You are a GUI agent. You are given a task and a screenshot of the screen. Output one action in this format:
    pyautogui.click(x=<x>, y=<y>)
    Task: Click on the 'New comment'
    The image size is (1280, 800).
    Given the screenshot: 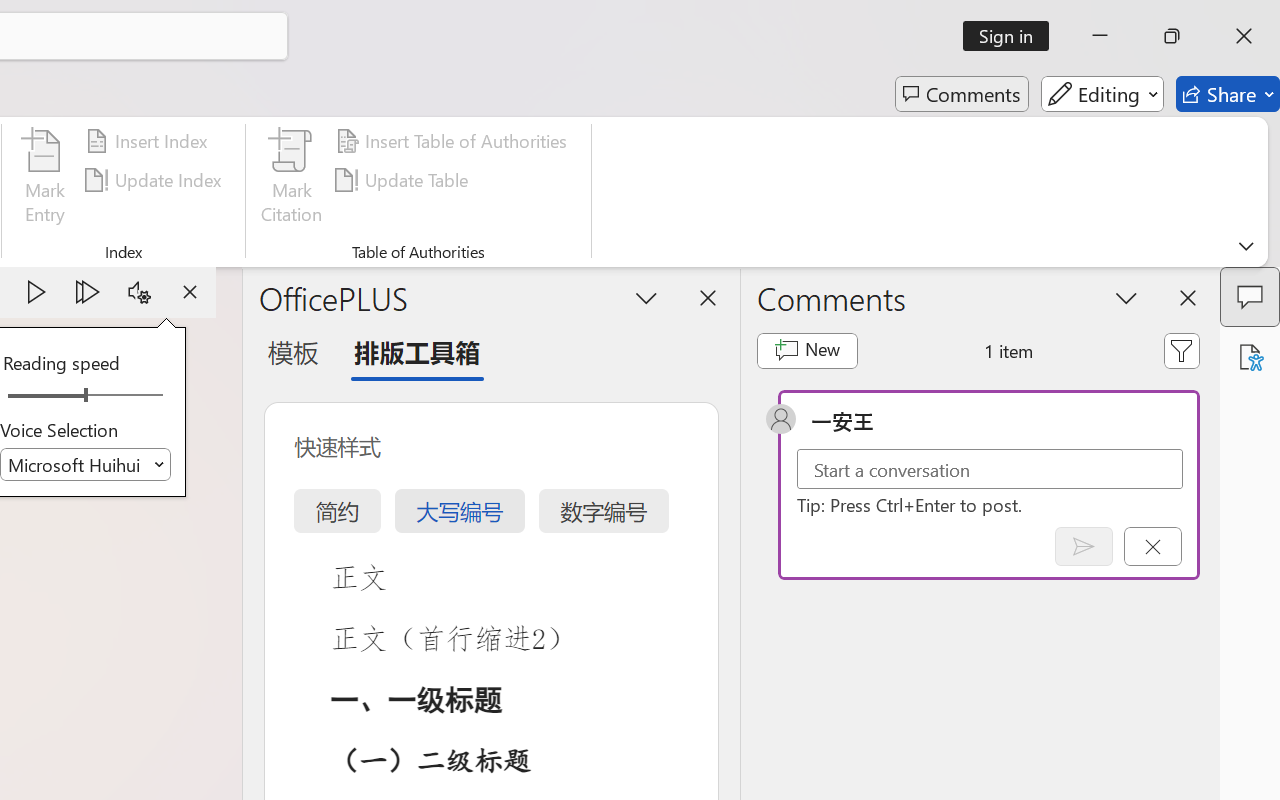 What is the action you would take?
    pyautogui.click(x=807, y=350)
    